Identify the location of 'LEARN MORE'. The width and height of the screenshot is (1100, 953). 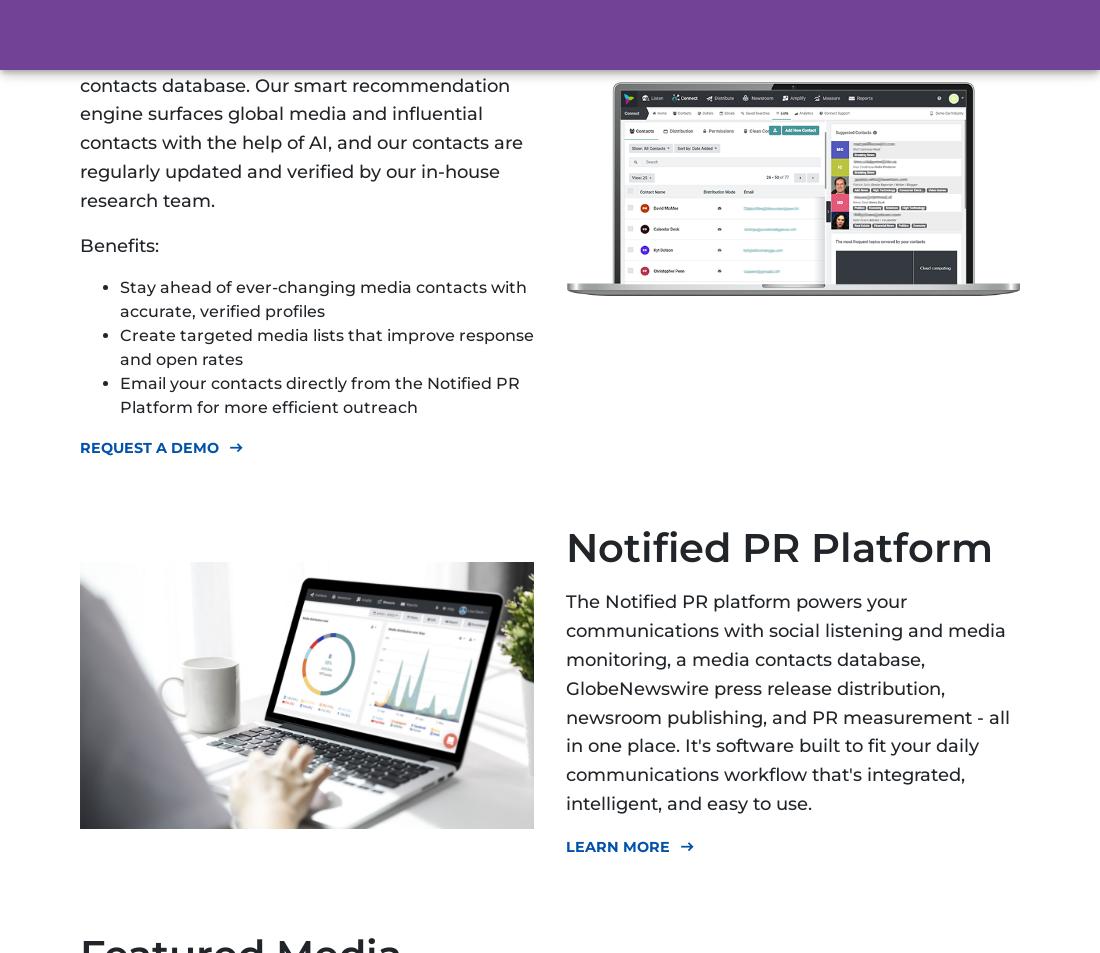
(616, 845).